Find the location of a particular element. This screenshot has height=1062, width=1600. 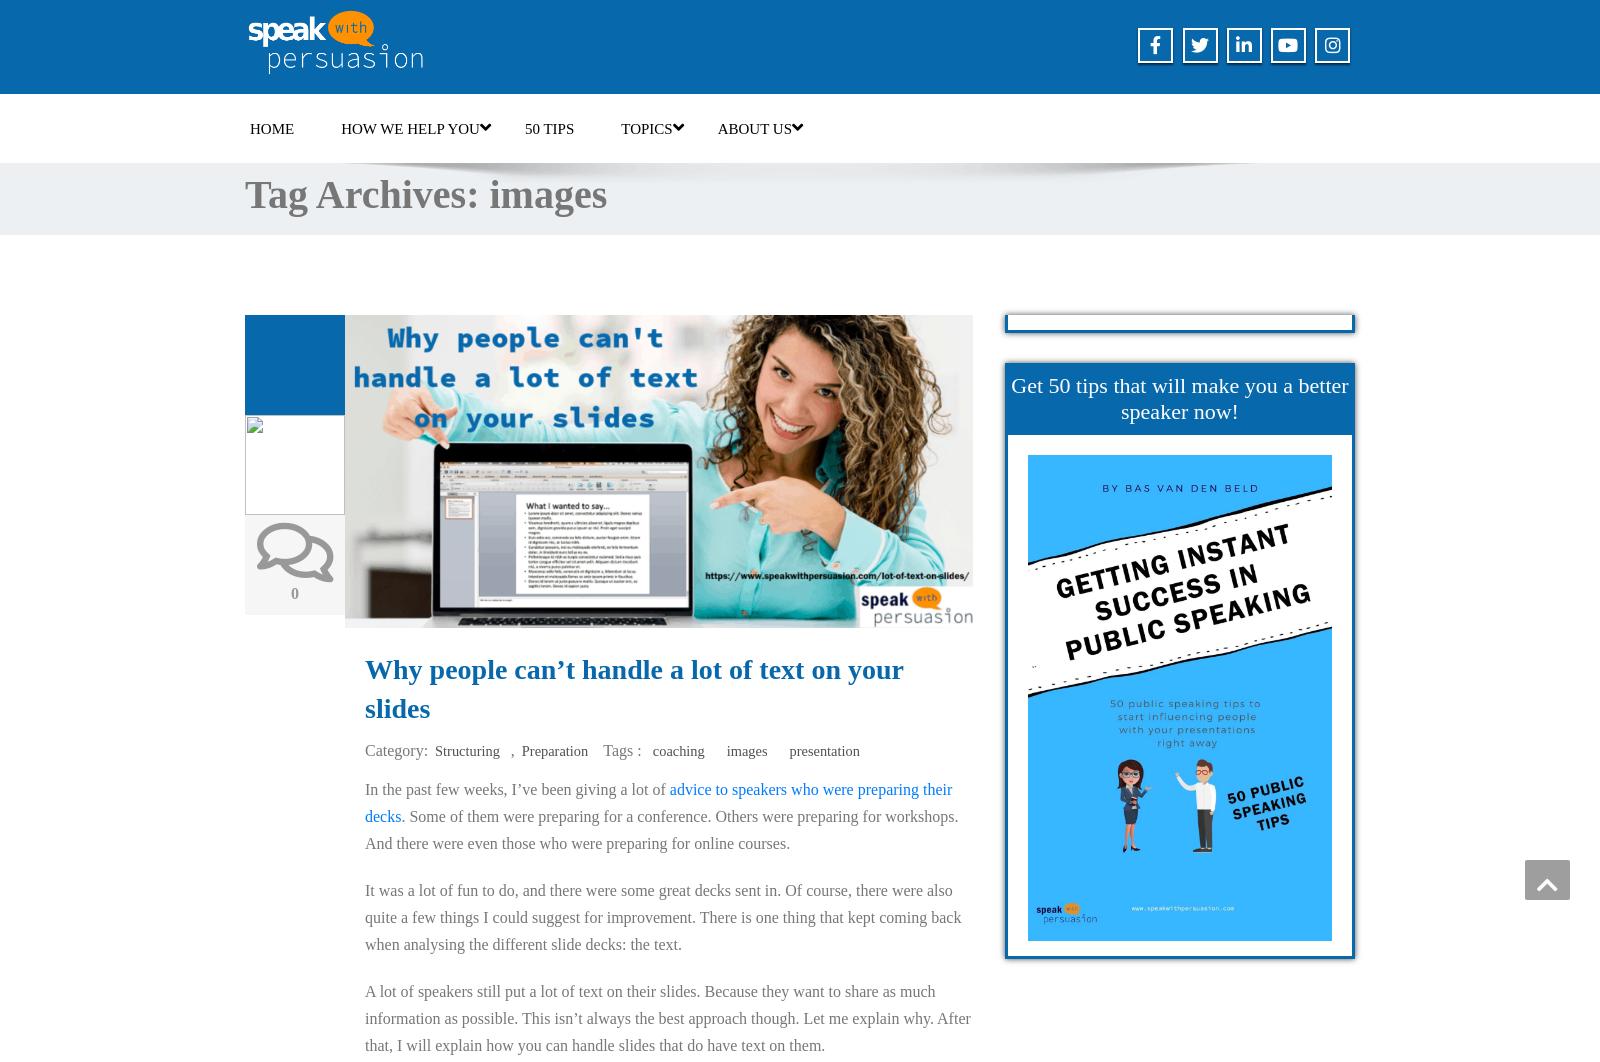

'Get 50 tips that will make you a better speaker now!' is located at coordinates (1011, 396).